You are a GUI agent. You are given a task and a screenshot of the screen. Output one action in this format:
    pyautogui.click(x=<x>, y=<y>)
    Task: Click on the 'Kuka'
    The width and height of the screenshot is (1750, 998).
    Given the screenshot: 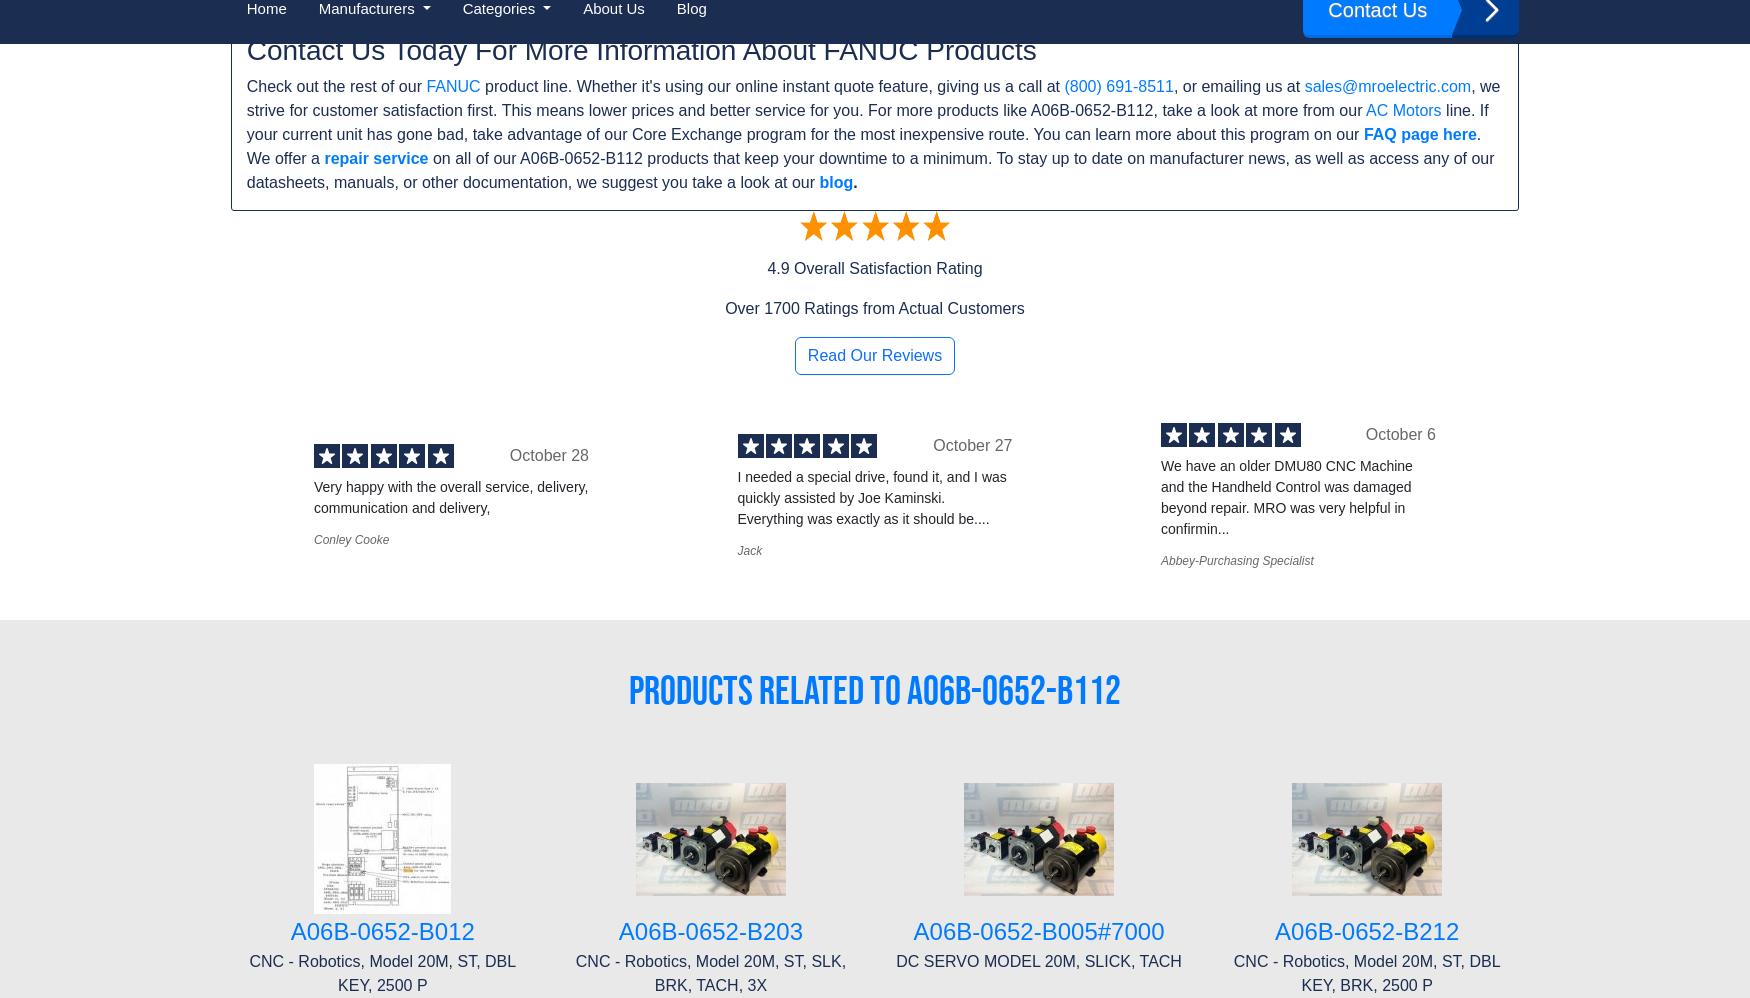 What is the action you would take?
    pyautogui.click(x=576, y=640)
    